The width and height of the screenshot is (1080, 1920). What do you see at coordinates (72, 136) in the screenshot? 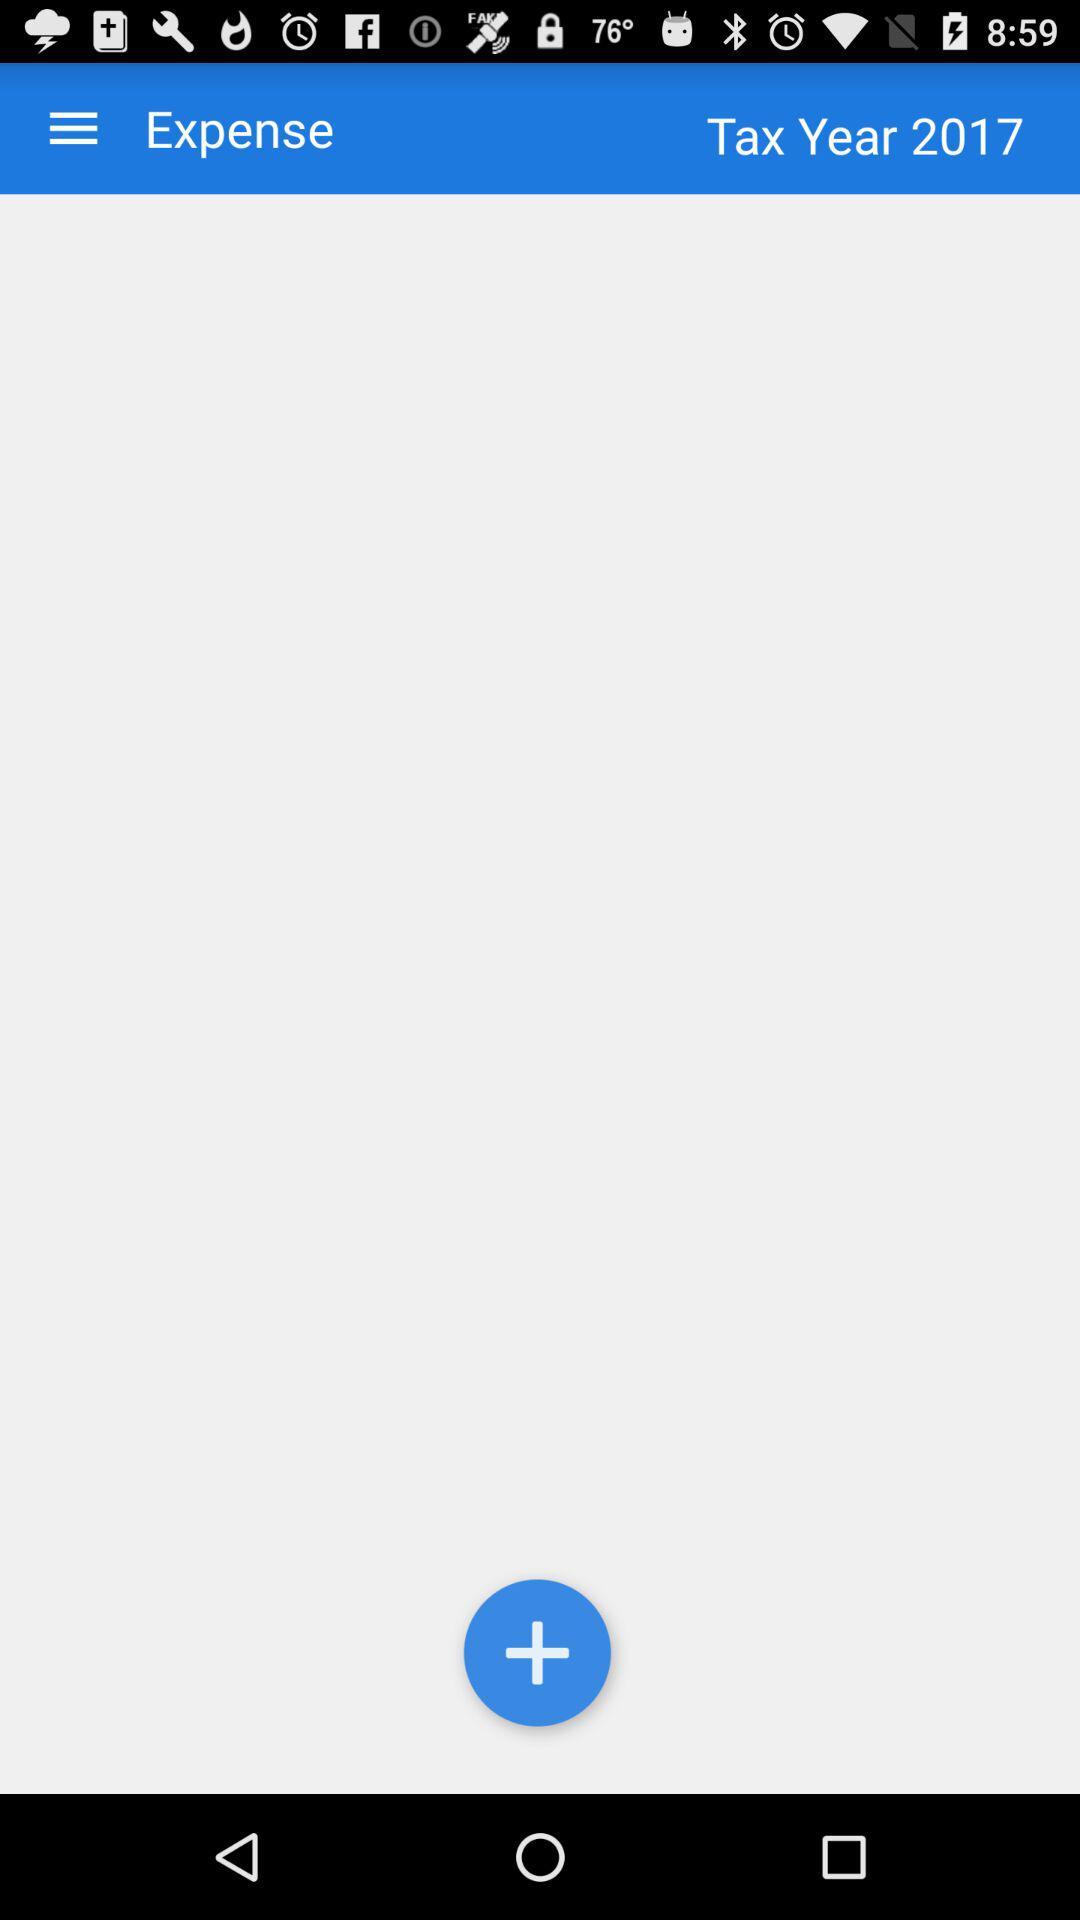
I see `the menu icon` at bounding box center [72, 136].